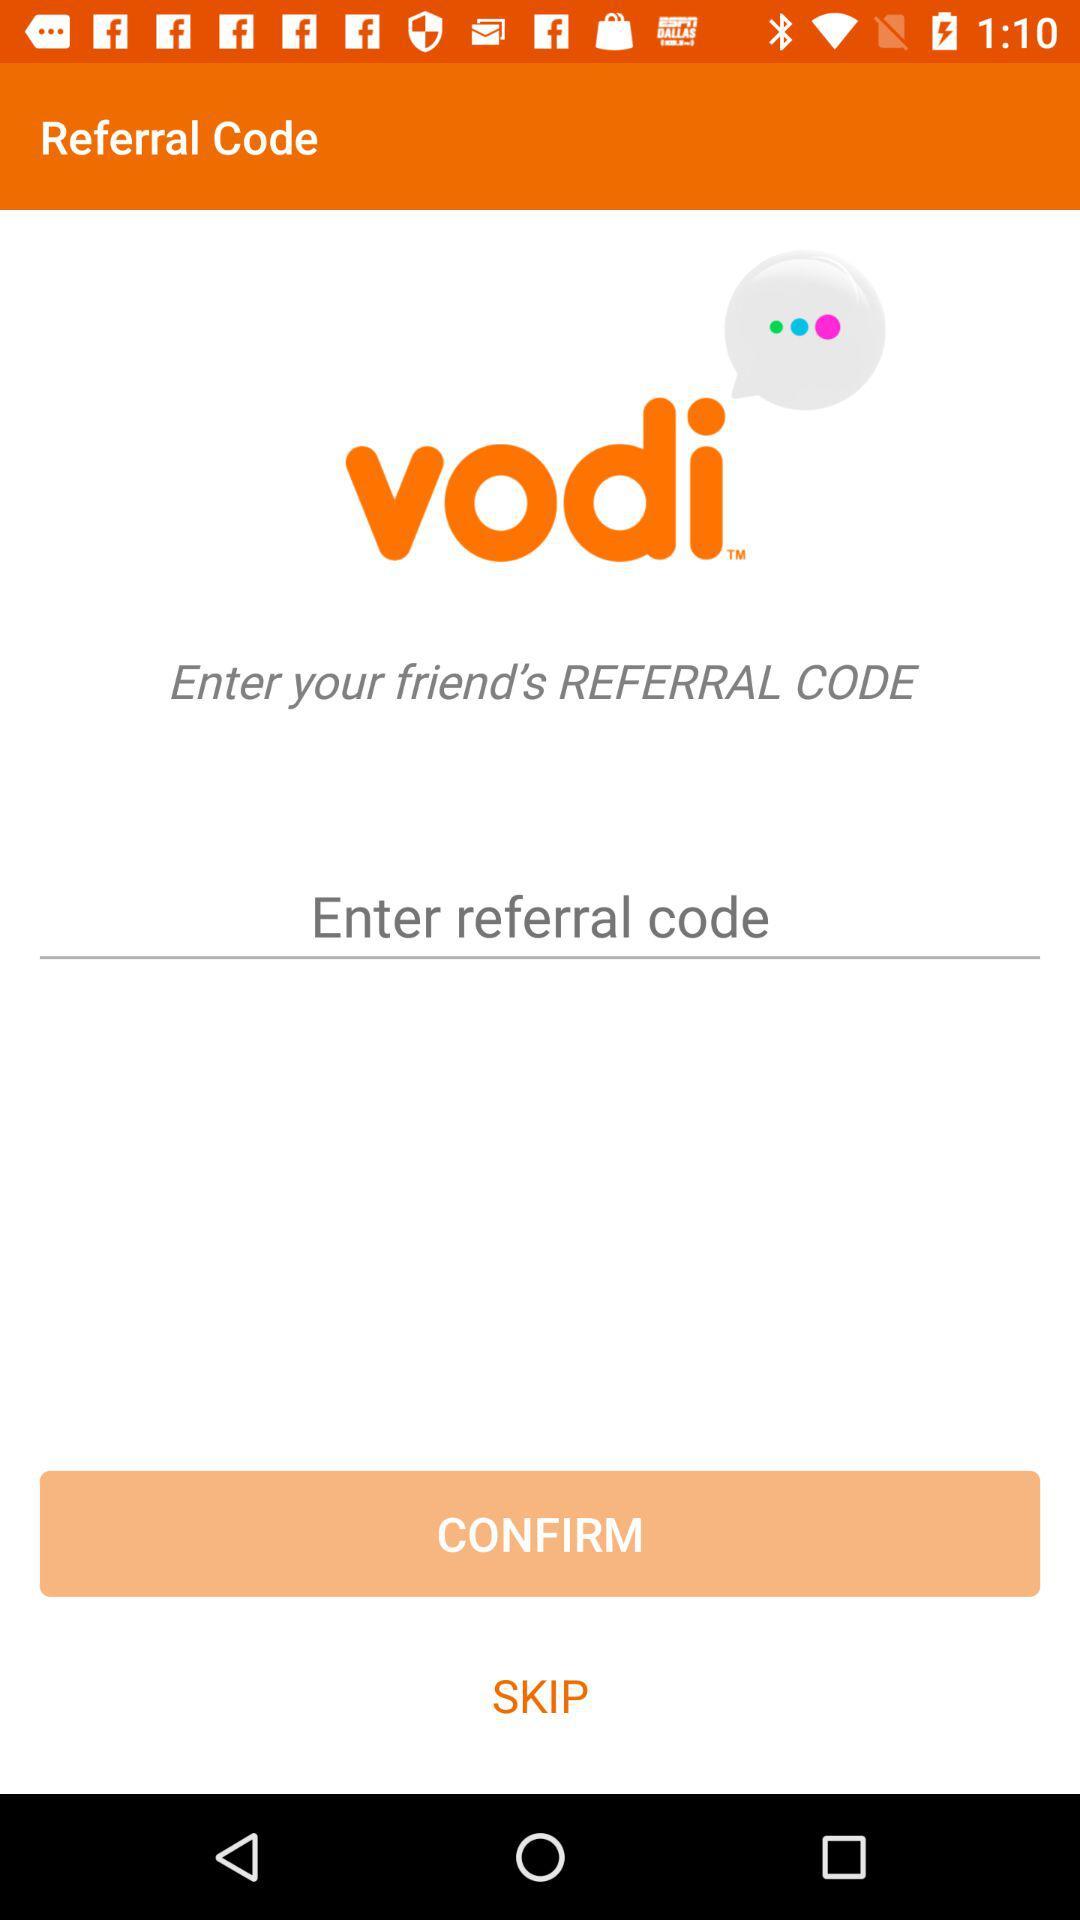  Describe the element at coordinates (540, 1532) in the screenshot. I see `confirm` at that location.